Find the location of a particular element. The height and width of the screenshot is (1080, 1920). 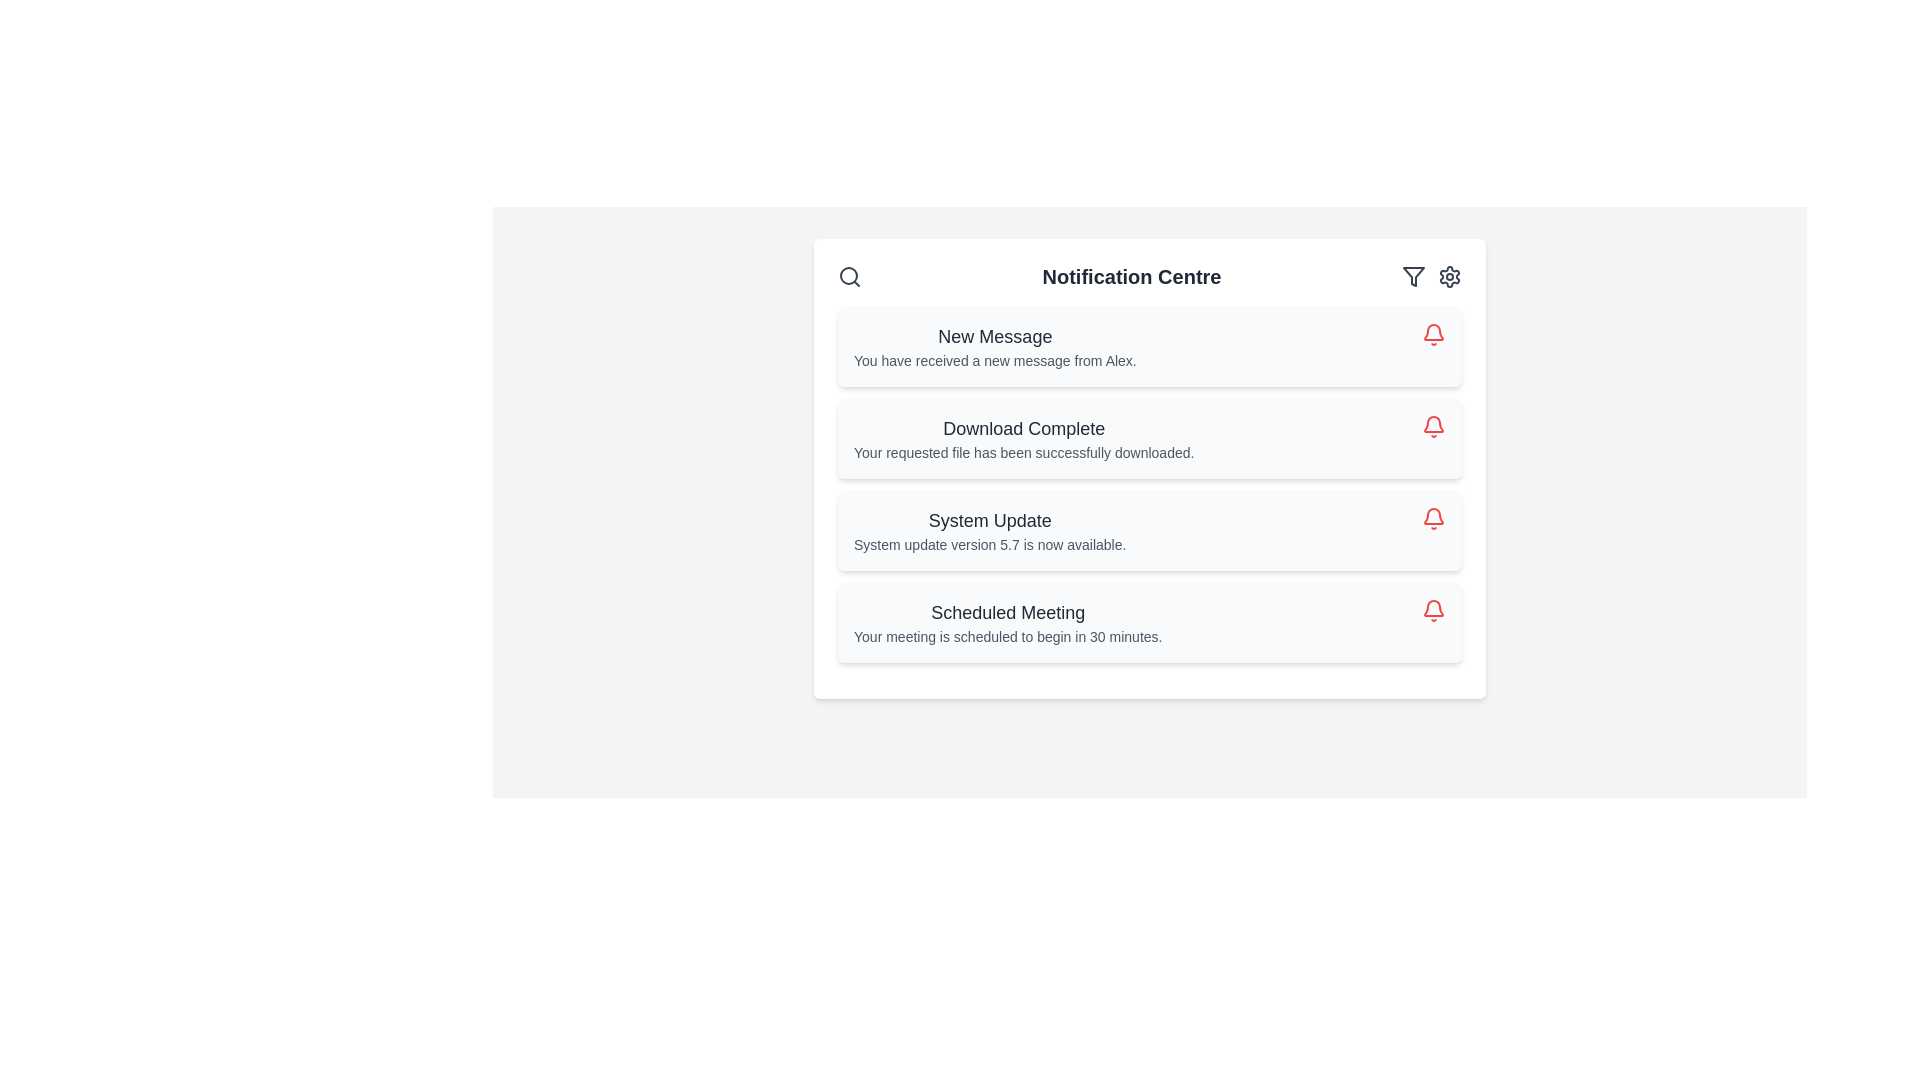

the interactive action icon located at the top-right corner of the 'New Message' notification card is located at coordinates (1433, 334).